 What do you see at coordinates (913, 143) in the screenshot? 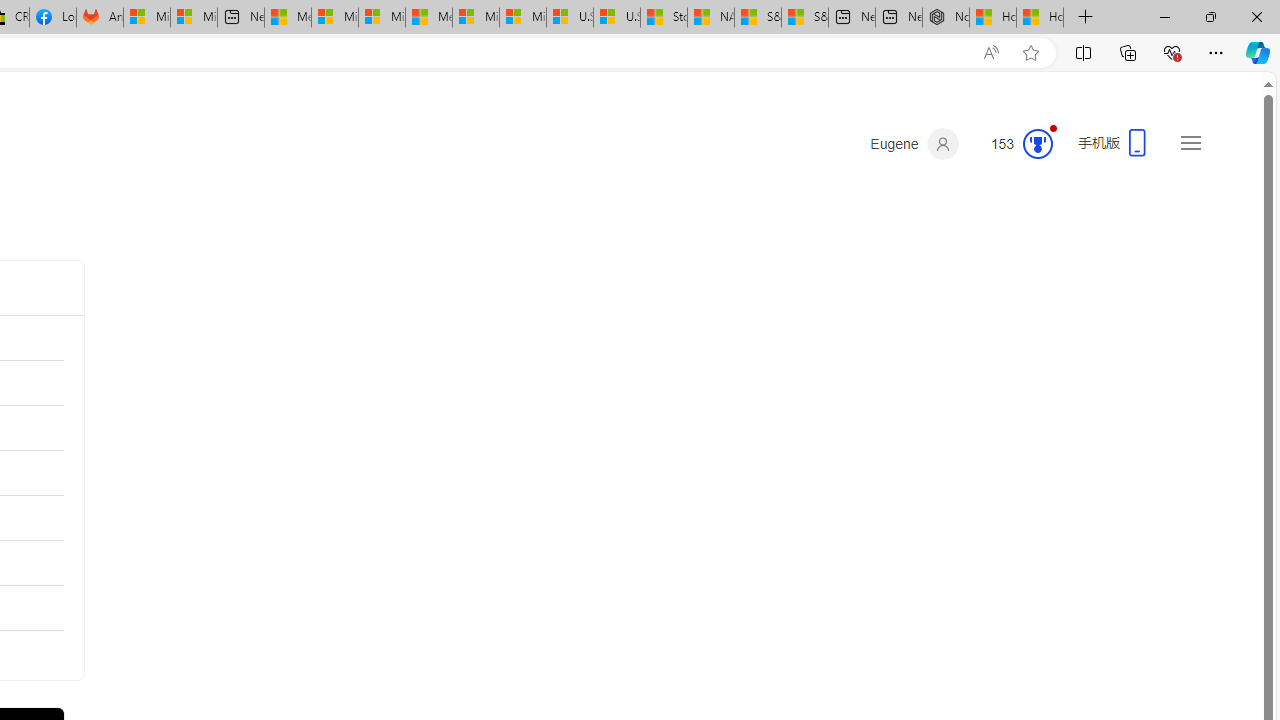
I see `'Eugene'` at bounding box center [913, 143].